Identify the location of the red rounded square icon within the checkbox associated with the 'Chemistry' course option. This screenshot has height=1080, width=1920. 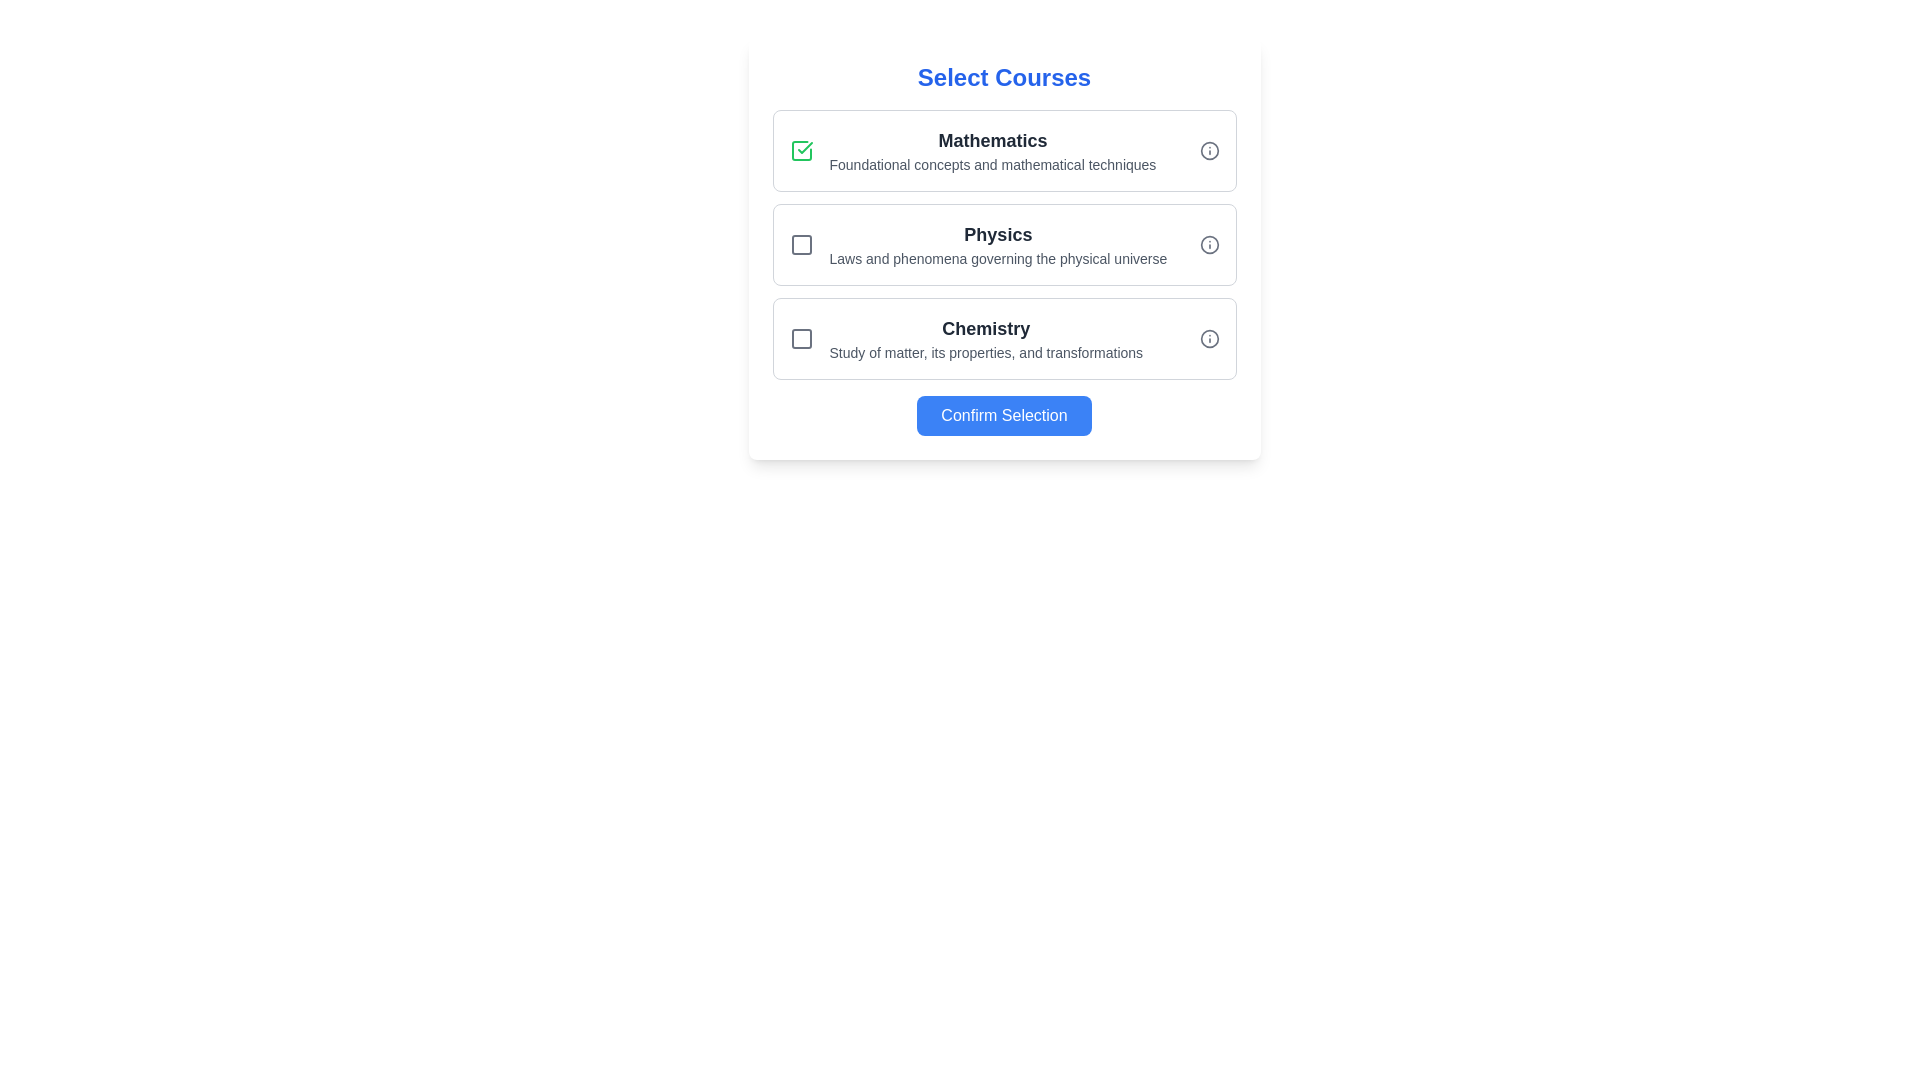
(801, 338).